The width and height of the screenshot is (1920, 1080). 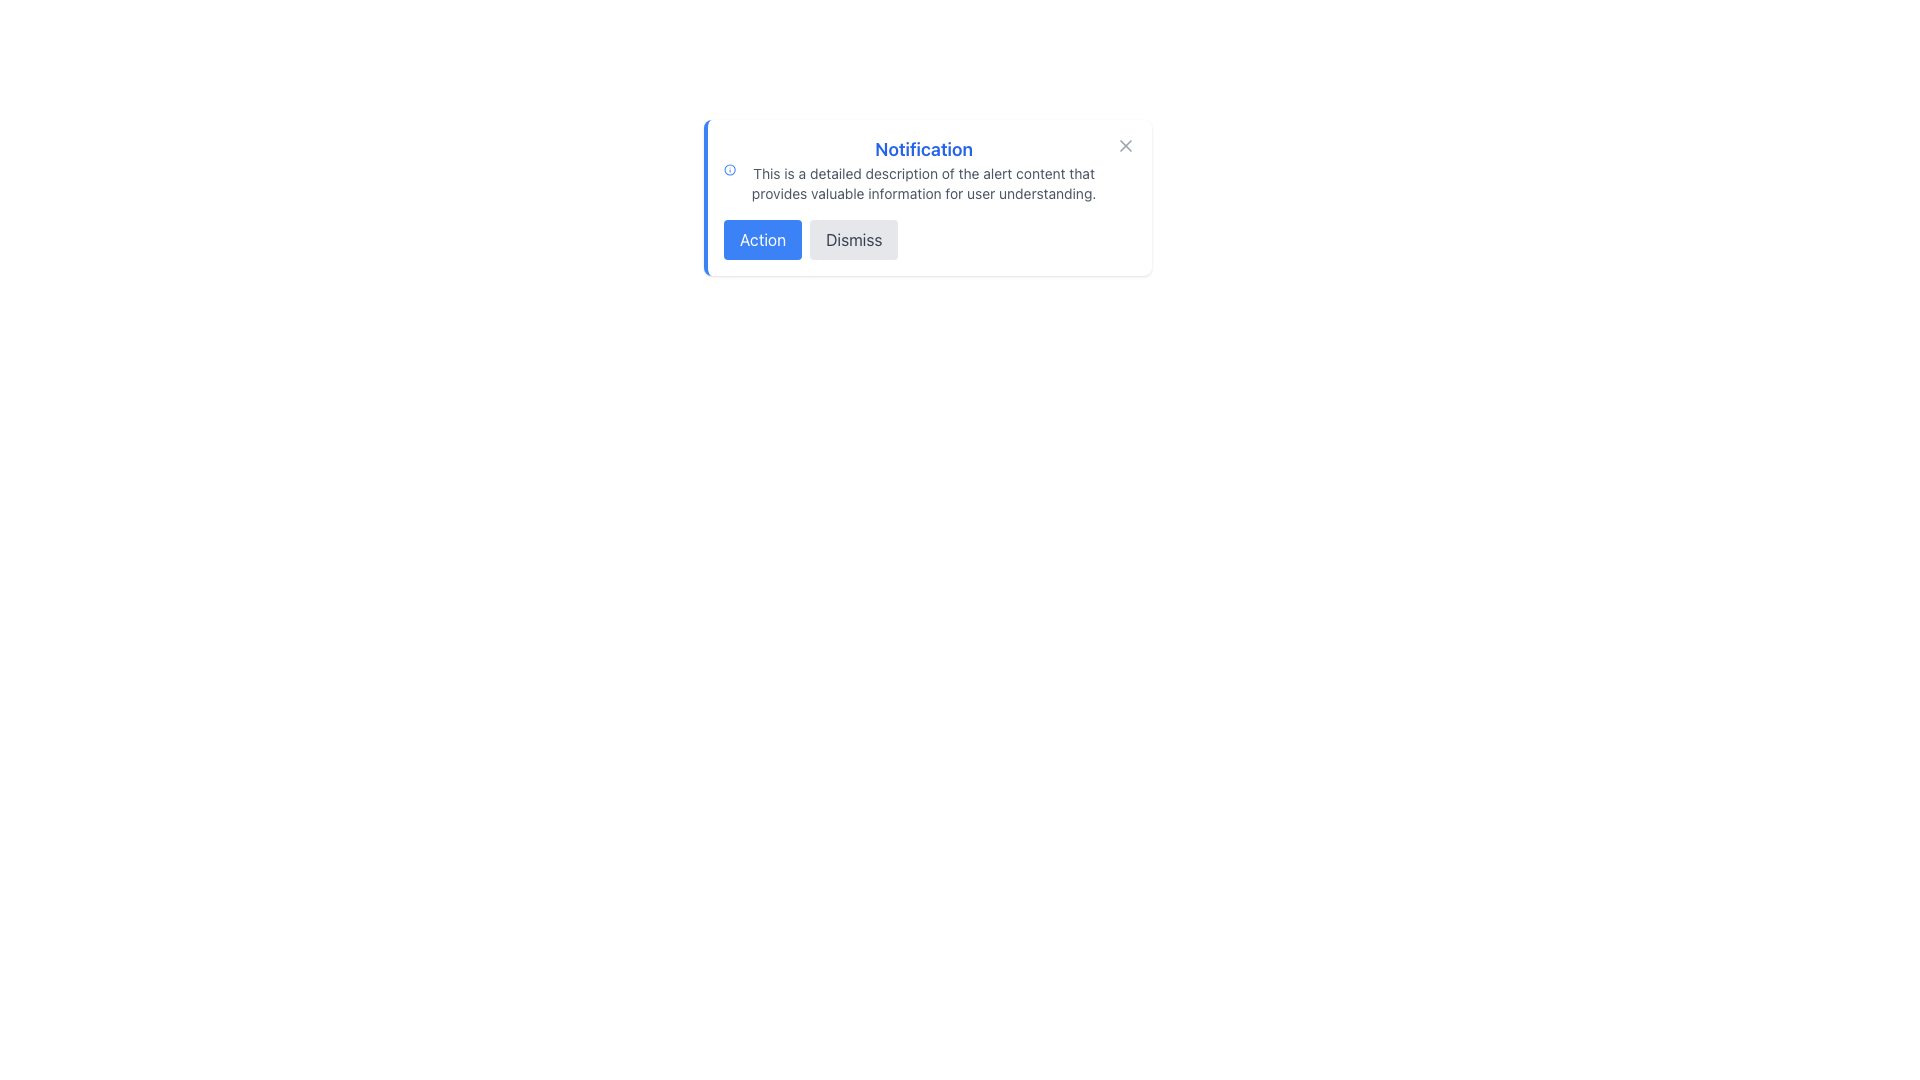 I want to click on prominent blue text label displaying 'Notification' located at the top of the notification dialog box, so click(x=923, y=149).